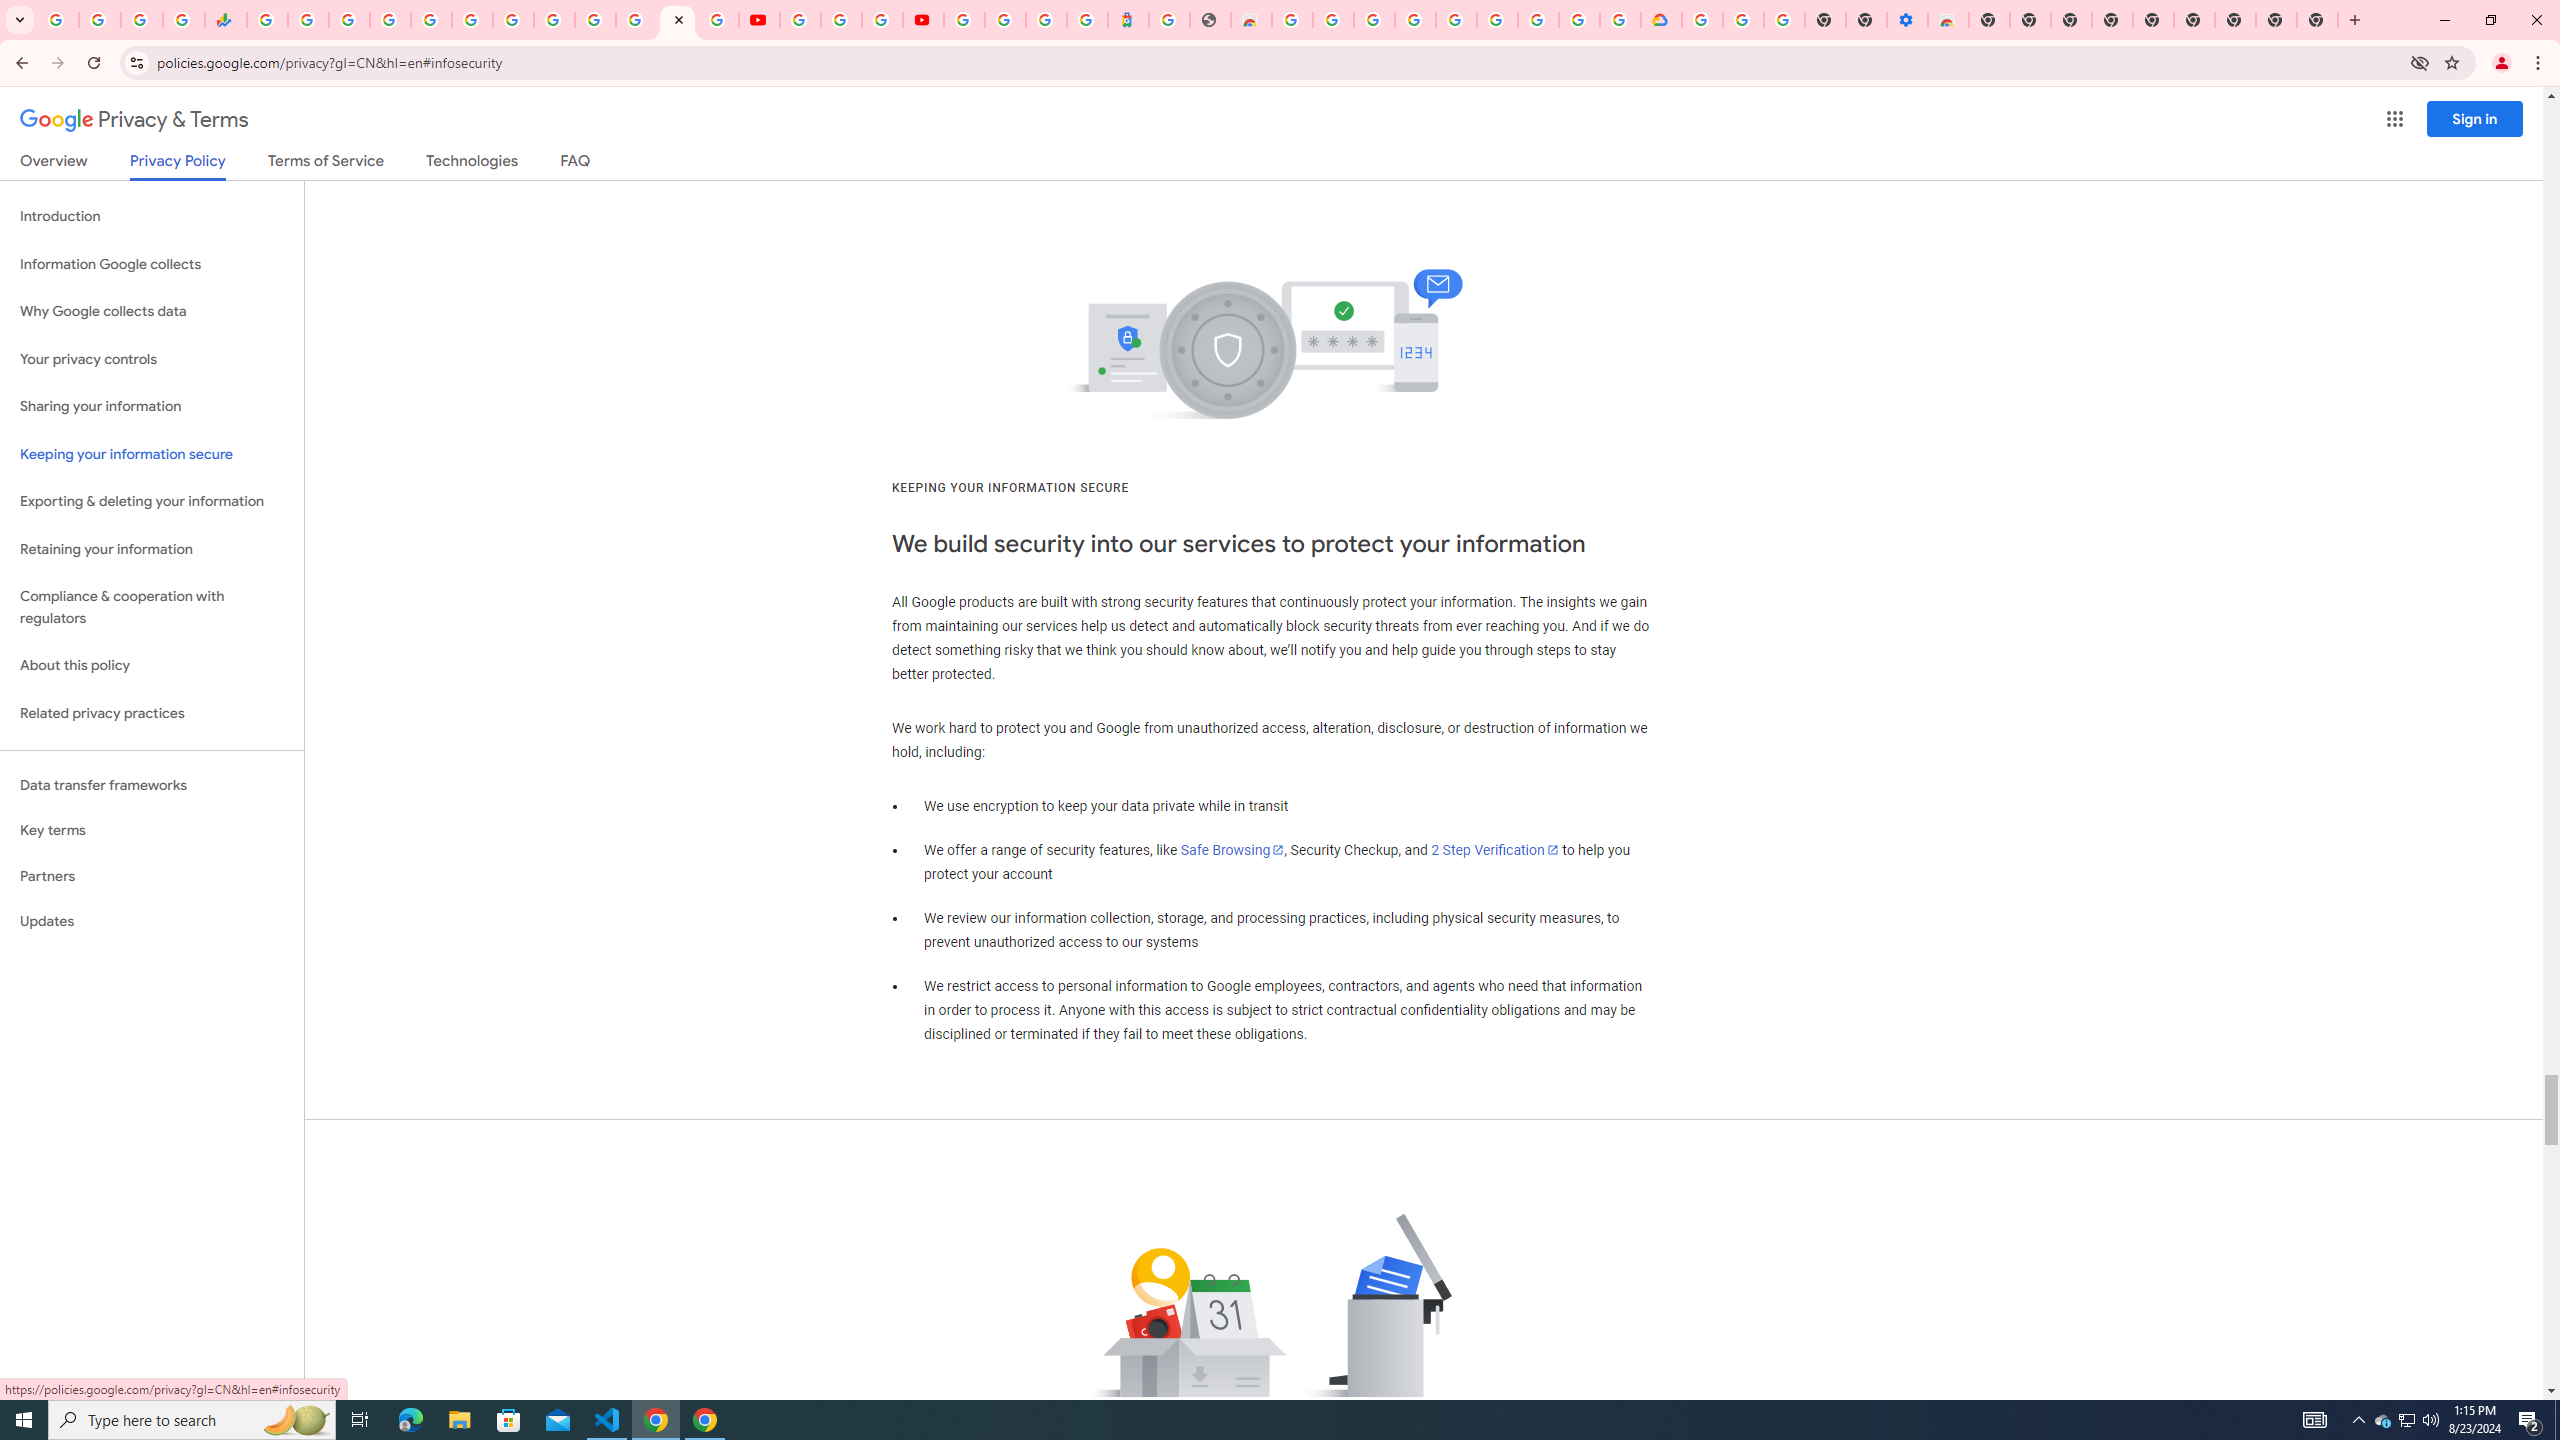  I want to click on 'Google Account Help', so click(839, 19).